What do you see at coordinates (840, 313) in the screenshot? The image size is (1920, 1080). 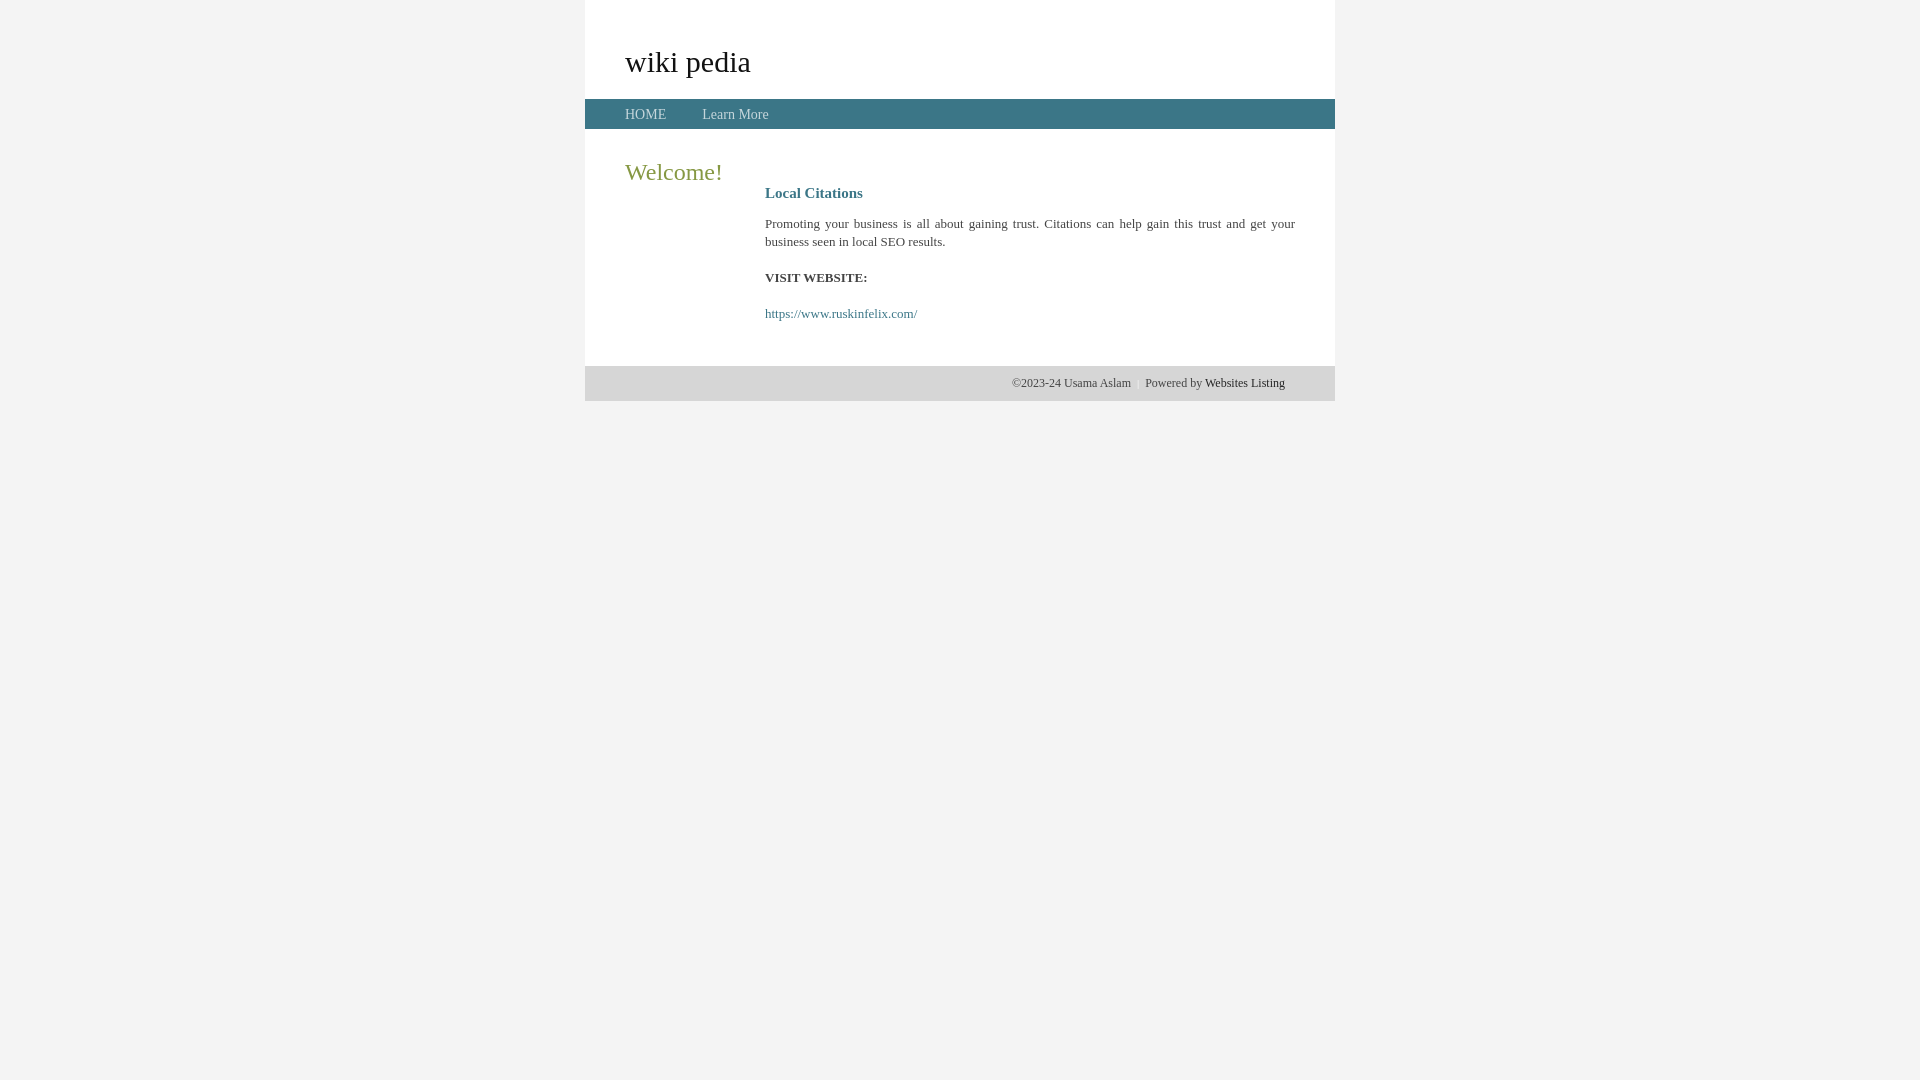 I see `'https://www.ruskinfelix.com/'` at bounding box center [840, 313].